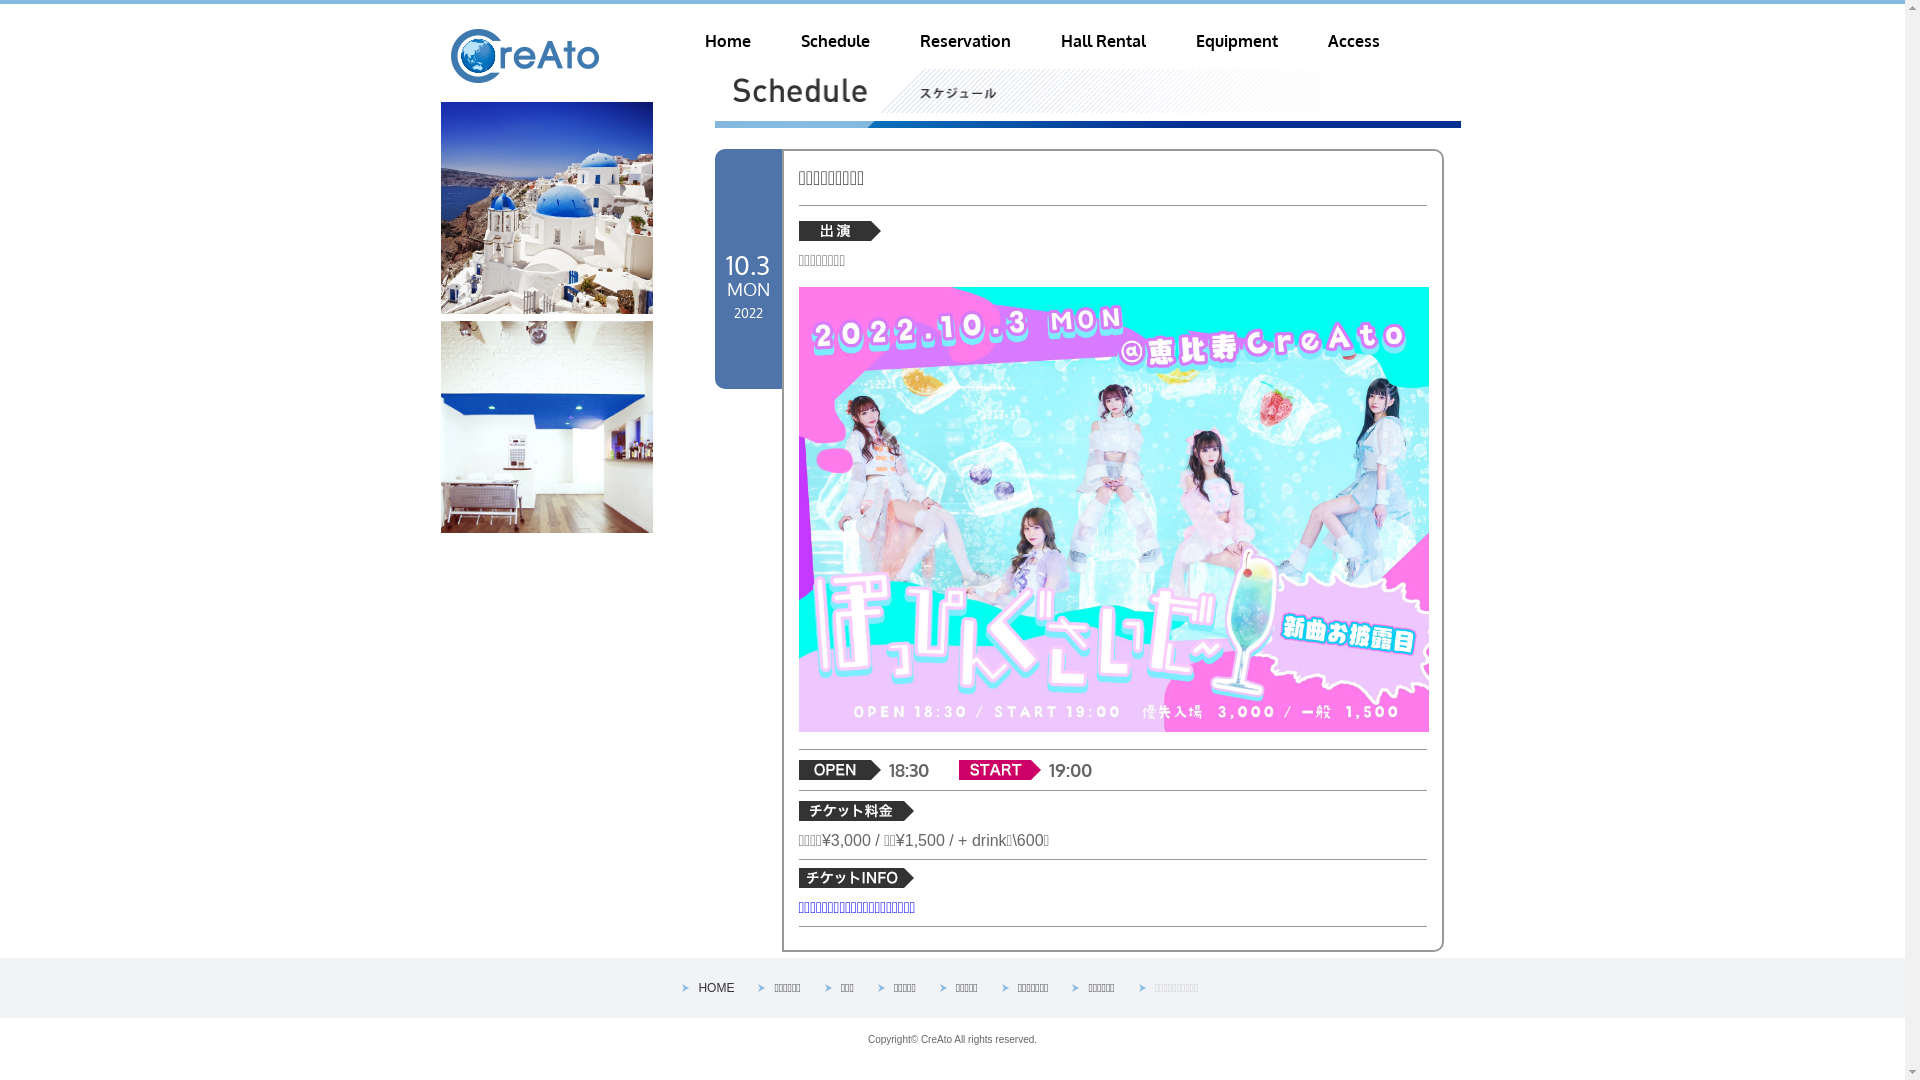 The height and width of the screenshot is (1080, 1920). Describe the element at coordinates (965, 41) in the screenshot. I see `'Reservation'` at that location.